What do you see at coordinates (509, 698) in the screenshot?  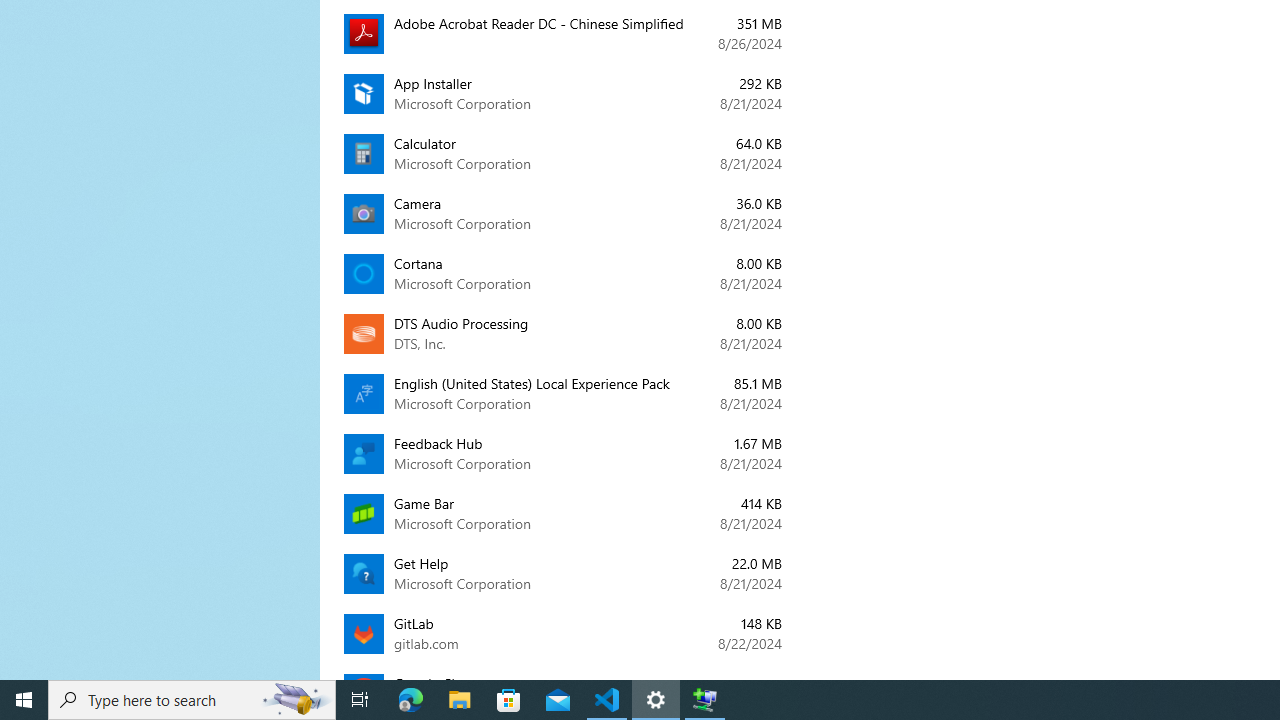 I see `'Microsoft Store'` at bounding box center [509, 698].